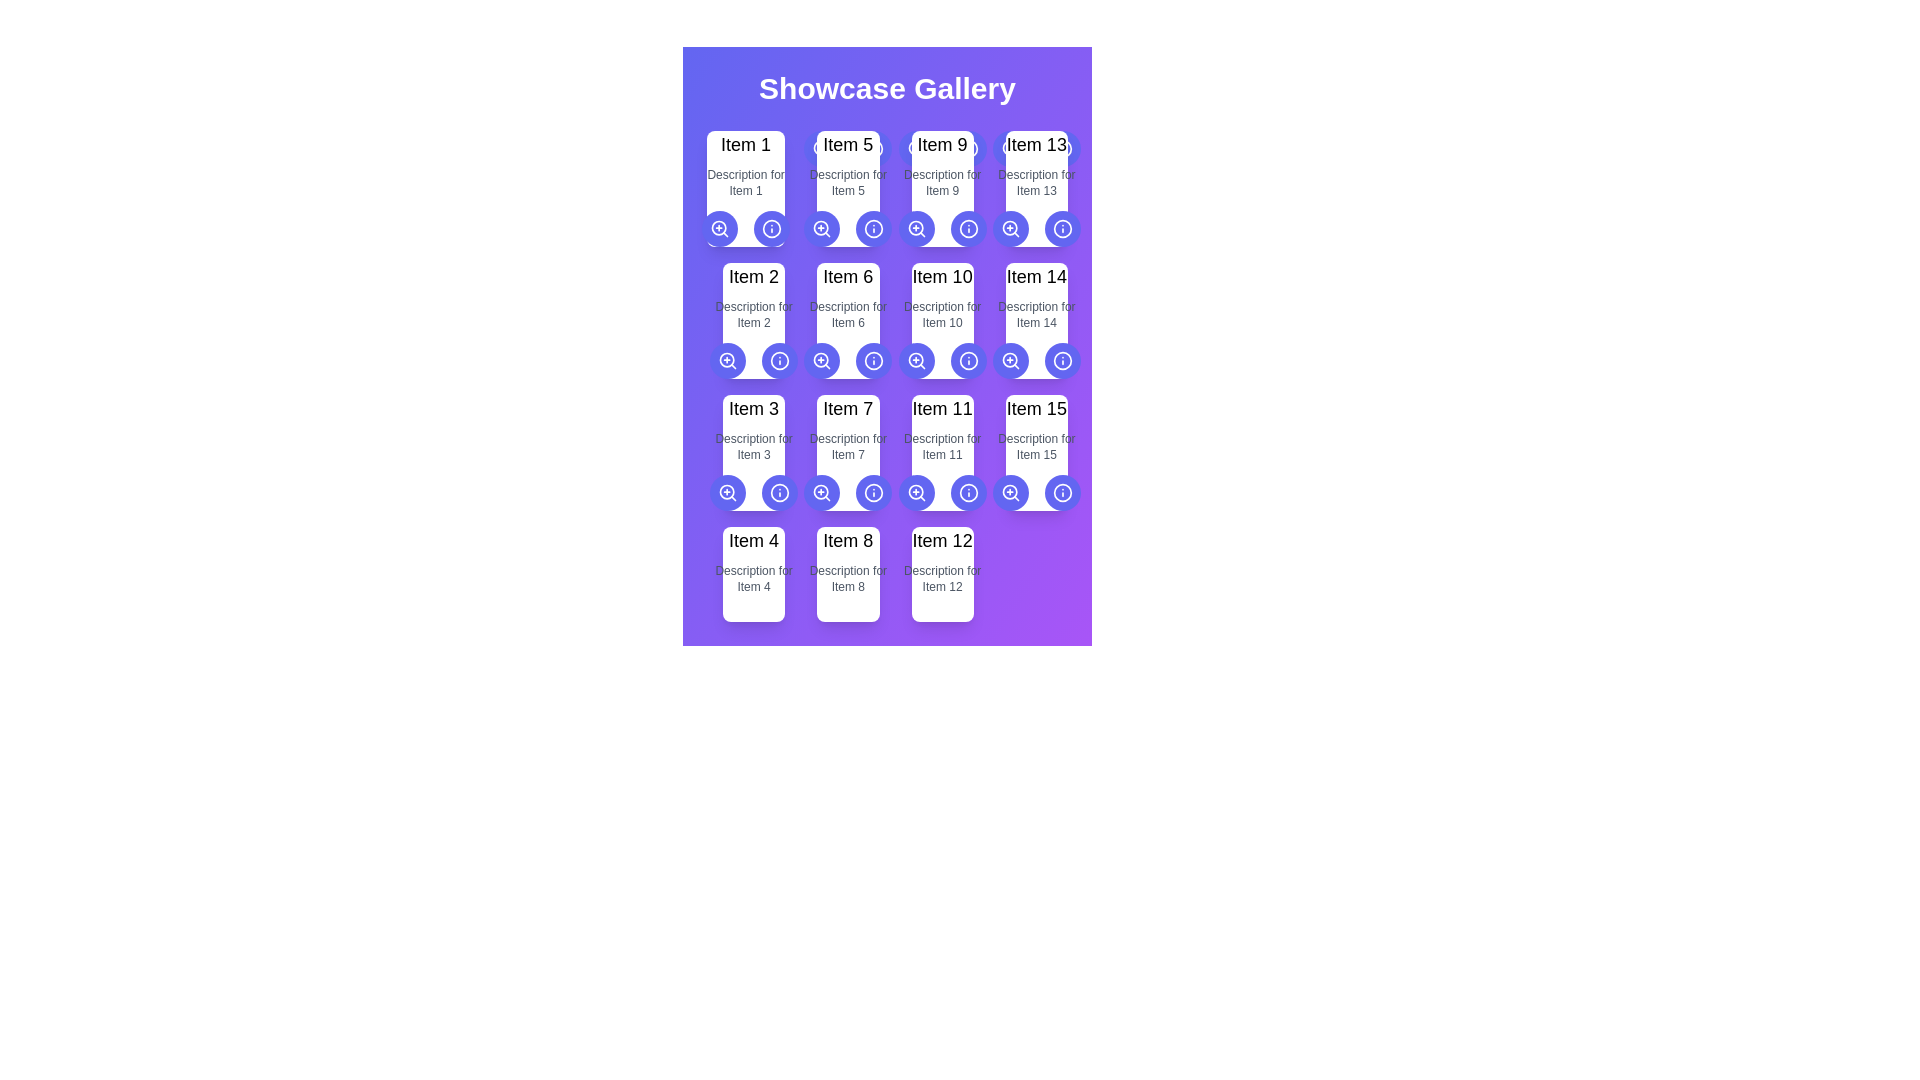 The image size is (1920, 1080). Describe the element at coordinates (848, 446) in the screenshot. I see `the informational Text label located beneath the title 'Item 7' in the second row, third column of the grid layout` at that location.